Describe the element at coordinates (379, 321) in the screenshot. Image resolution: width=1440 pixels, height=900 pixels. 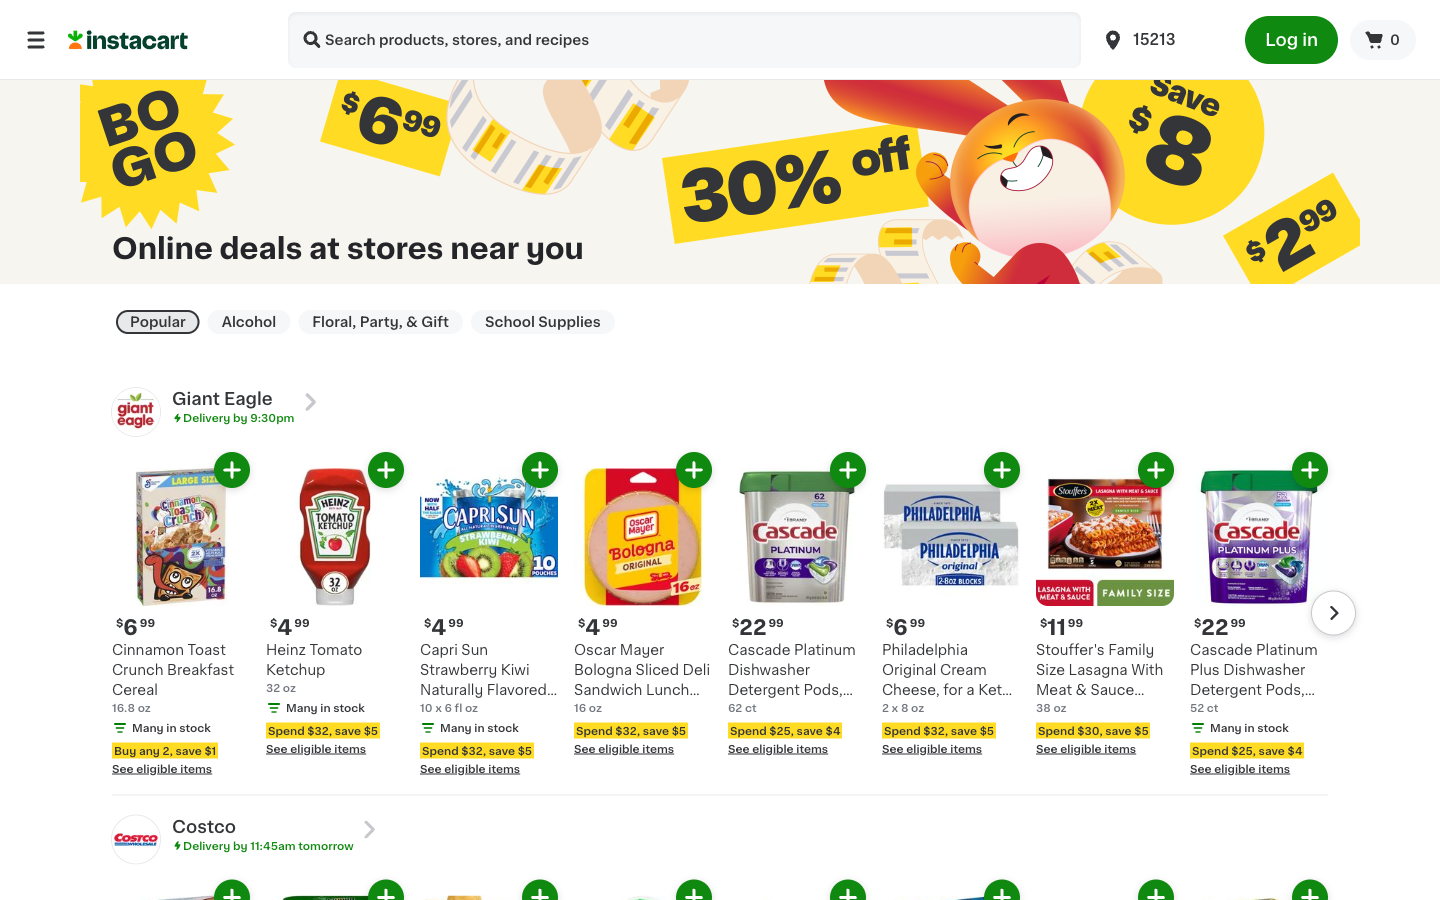
I see `Take me to Floral, Party & Gift Page` at that location.